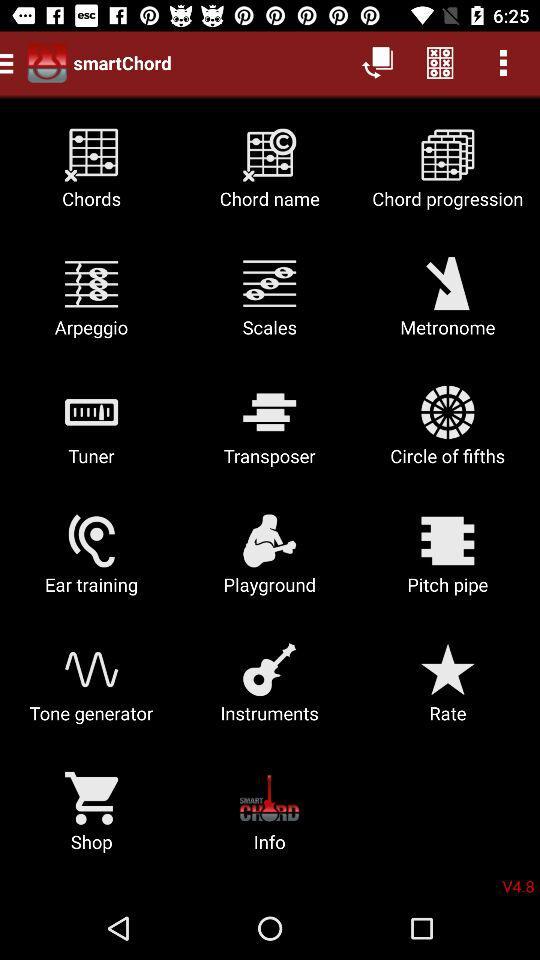 The width and height of the screenshot is (540, 960). What do you see at coordinates (90, 690) in the screenshot?
I see `icon below ear training` at bounding box center [90, 690].